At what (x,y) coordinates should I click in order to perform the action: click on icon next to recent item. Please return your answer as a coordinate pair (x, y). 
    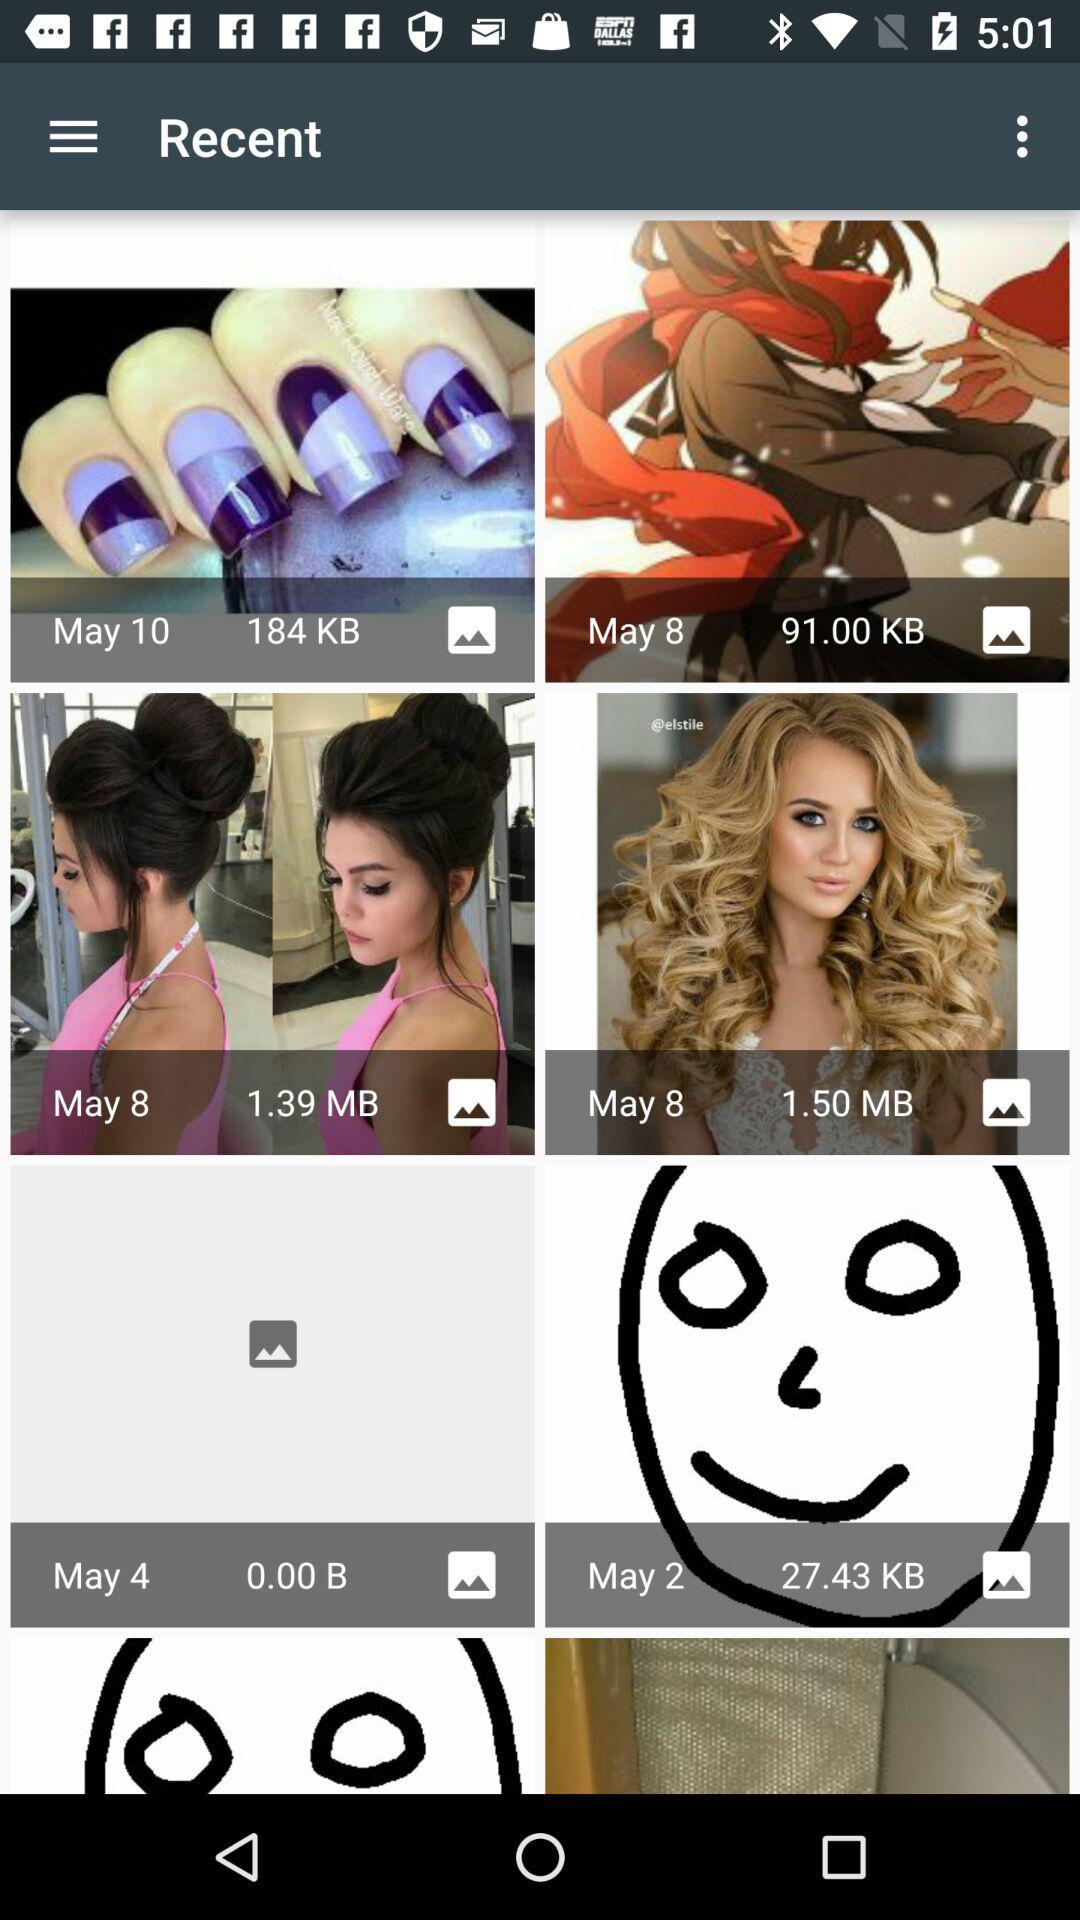
    Looking at the image, I should click on (1027, 135).